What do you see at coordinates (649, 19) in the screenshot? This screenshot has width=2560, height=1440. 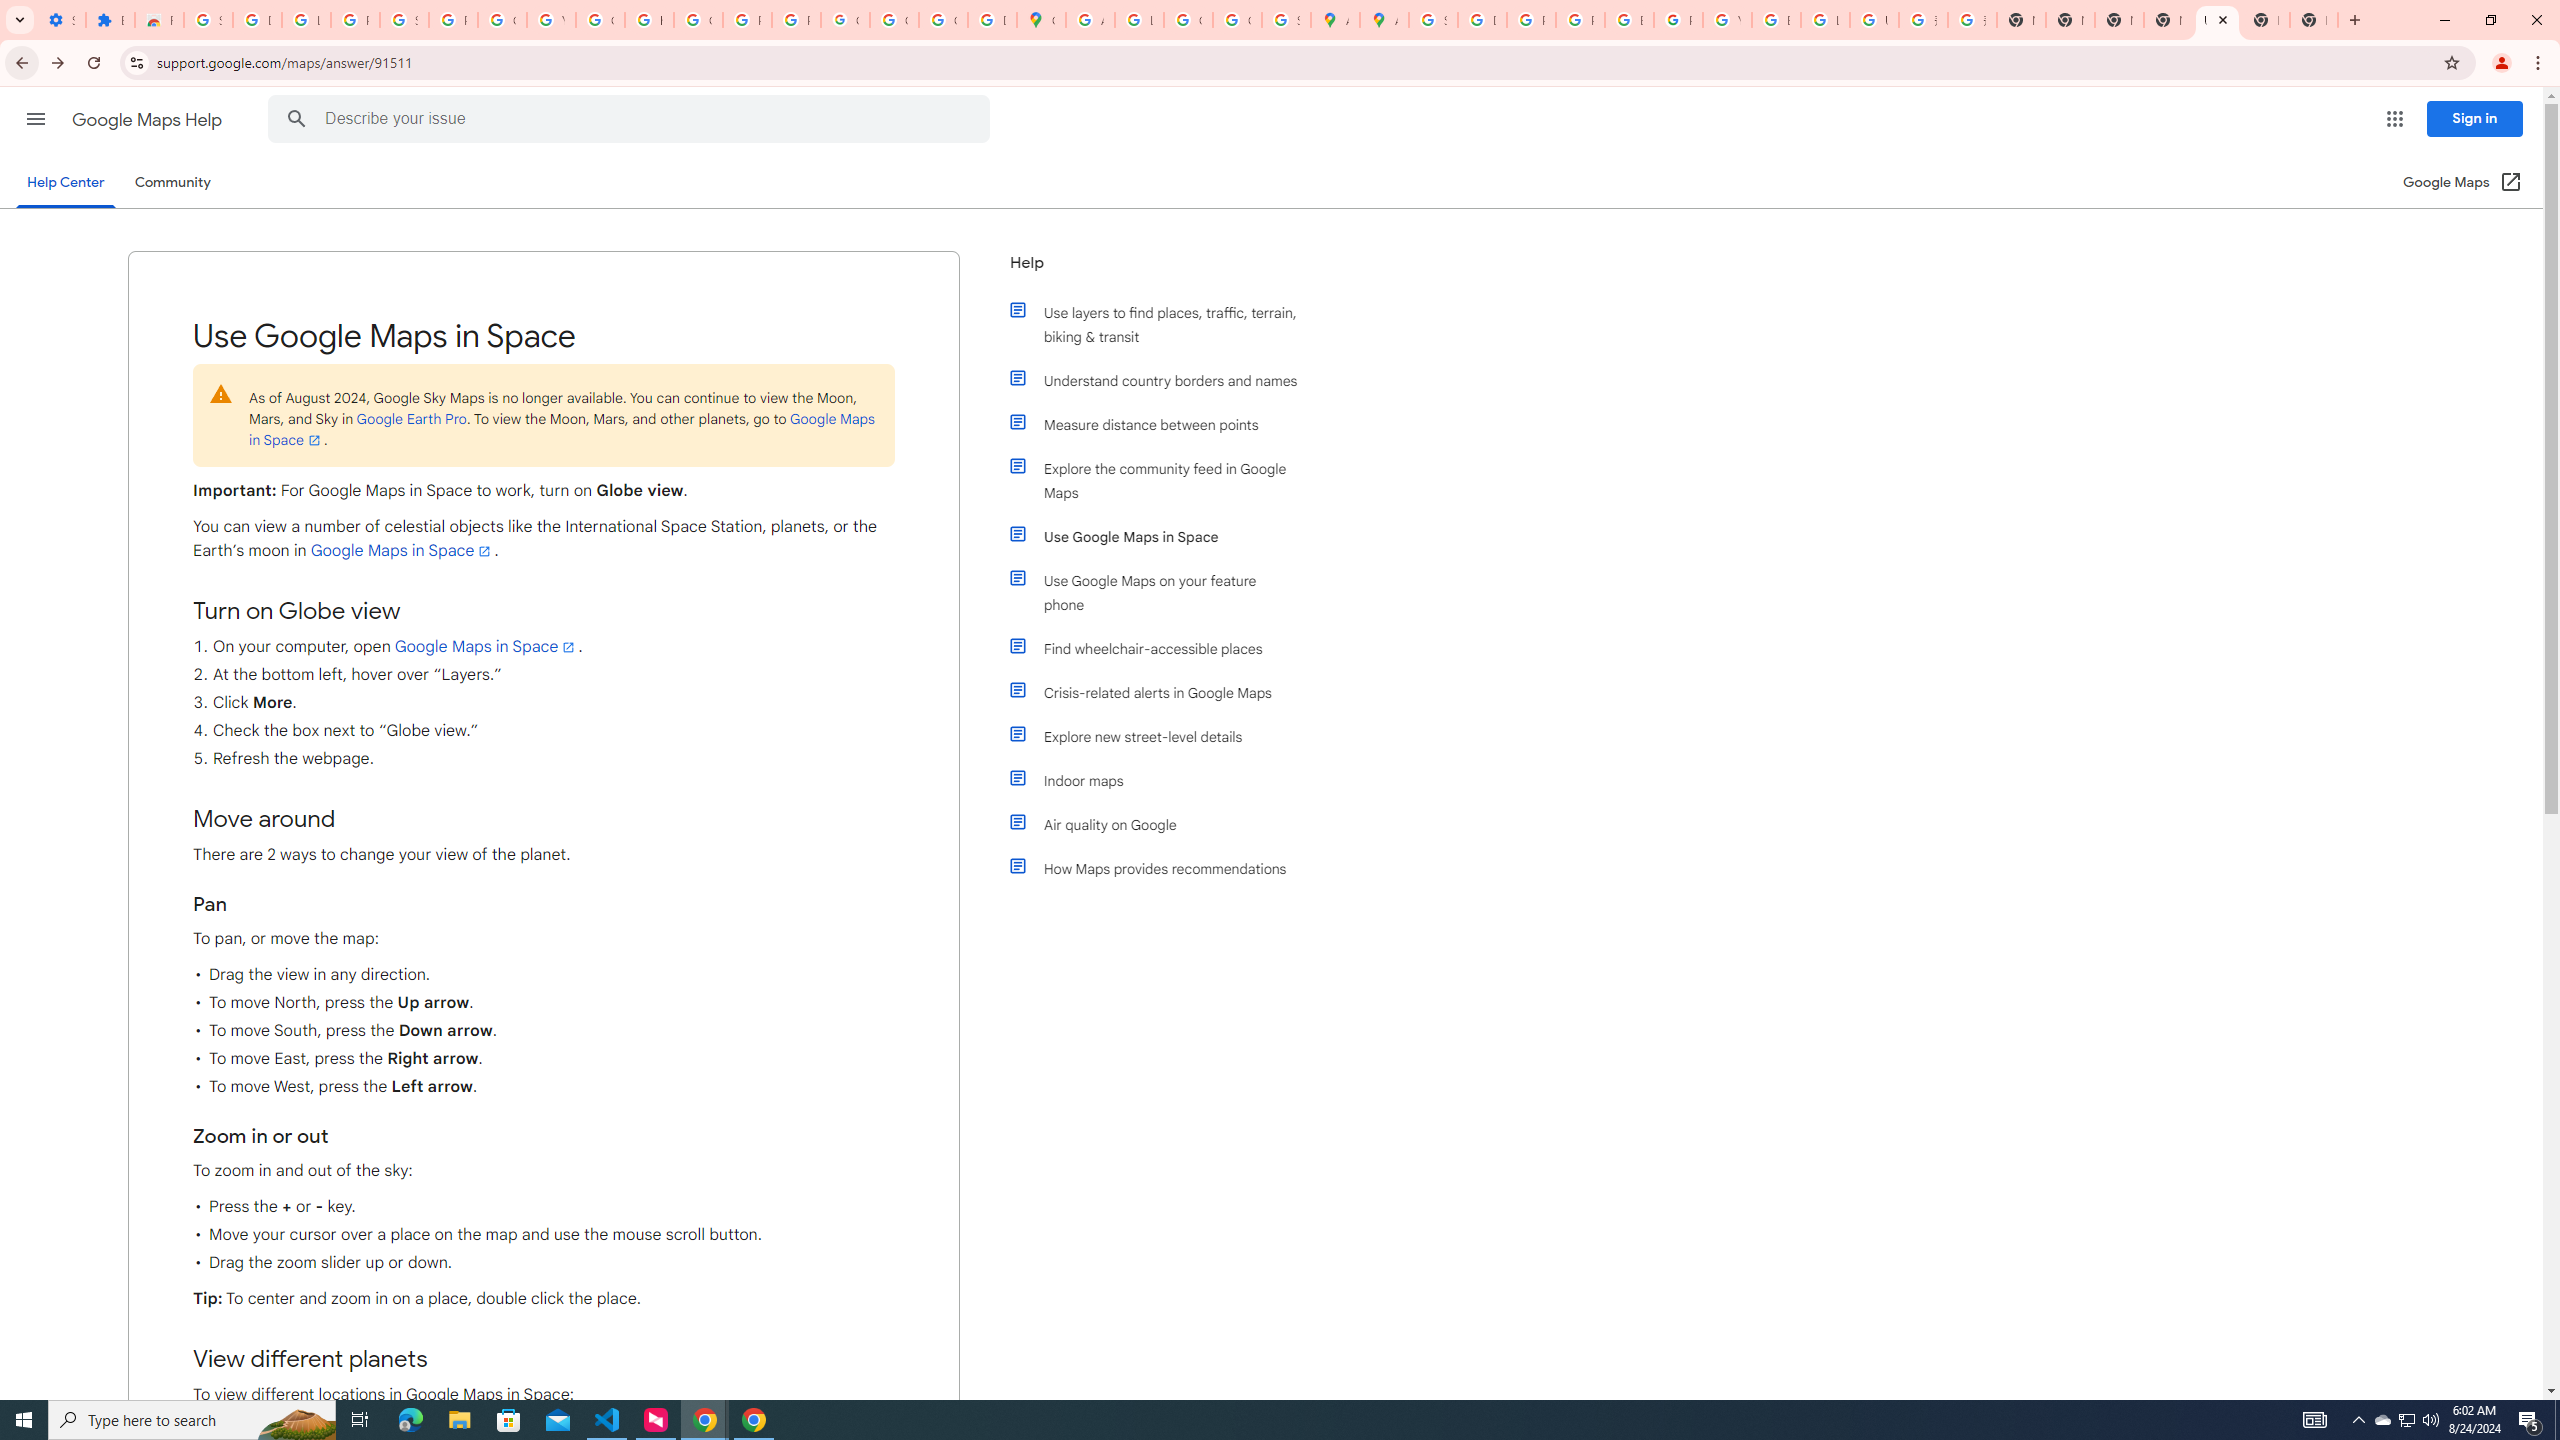 I see `'https://scholar.google.com/'` at bounding box center [649, 19].